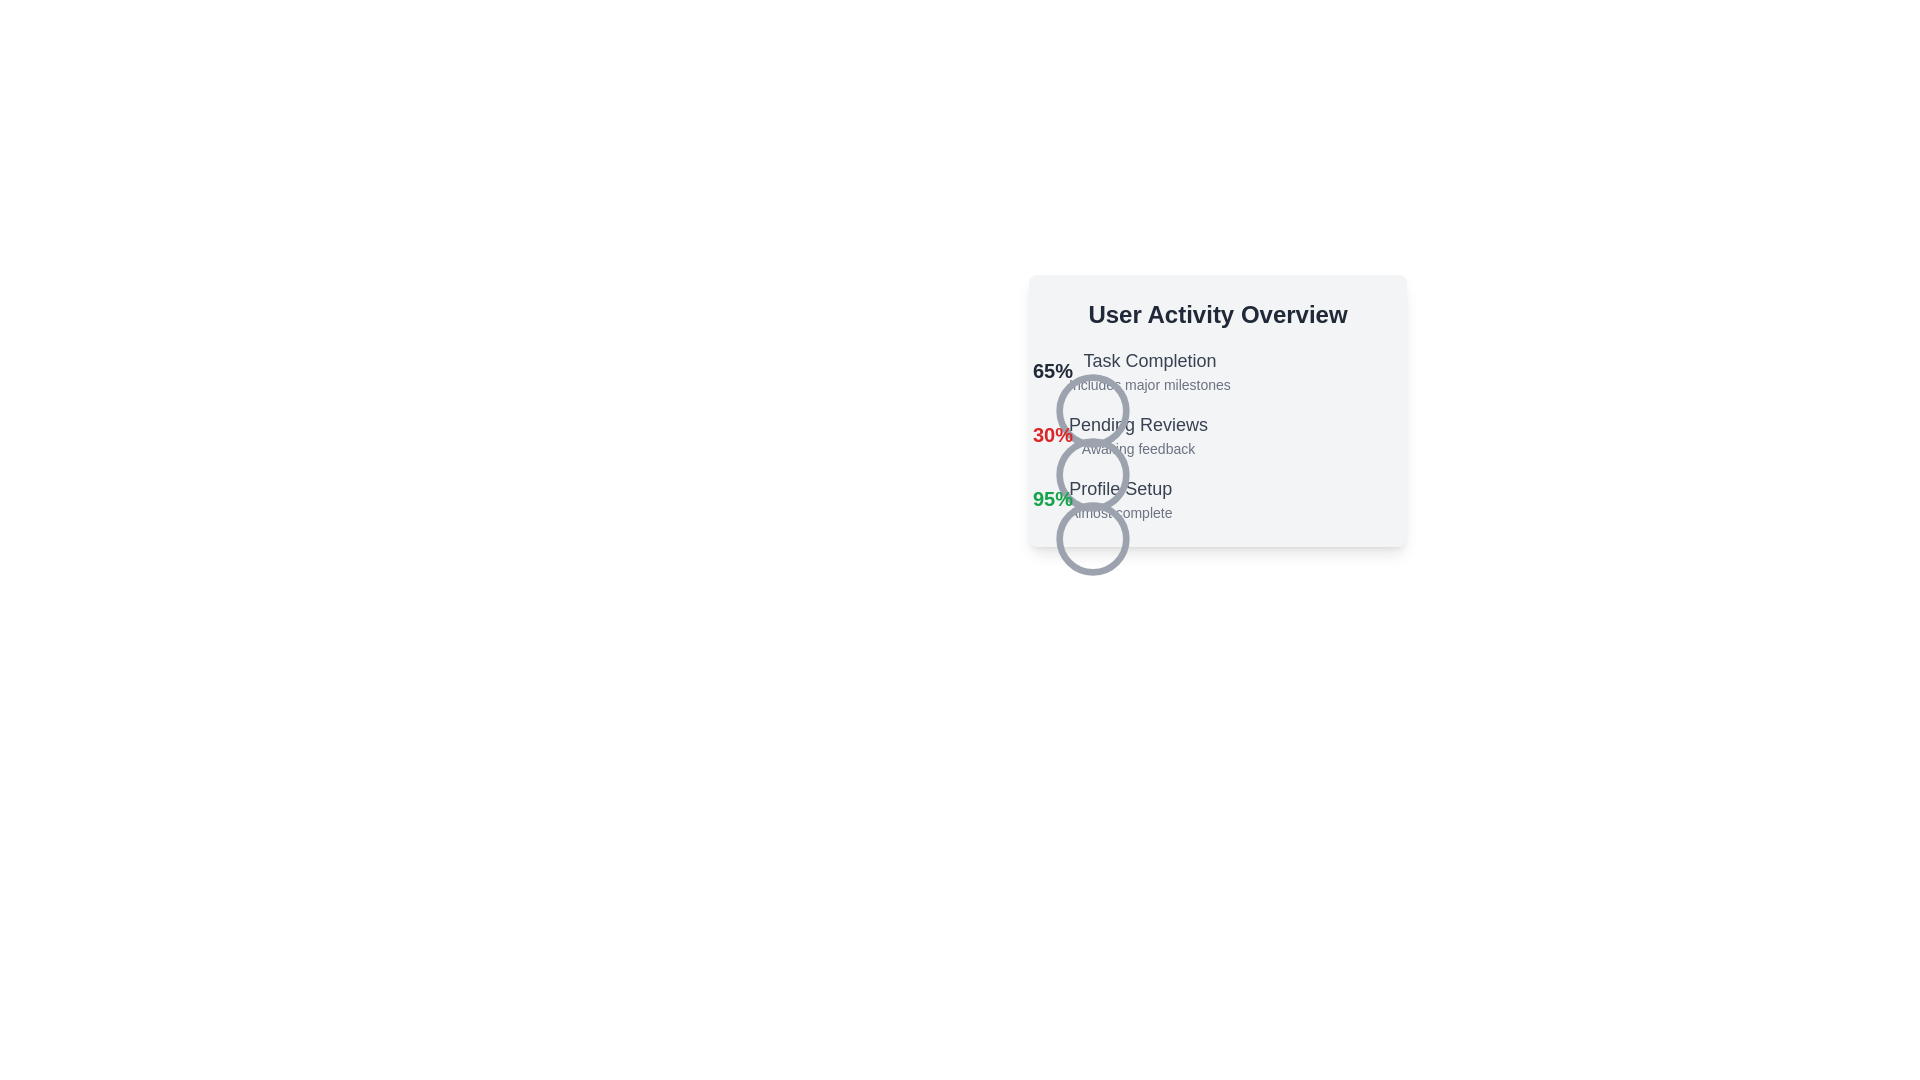  I want to click on the text block displaying 'Pending Reviews' in the 'User Activity Overview' section, which is positioned between '30%' and 'Profile Setup', so click(1138, 434).